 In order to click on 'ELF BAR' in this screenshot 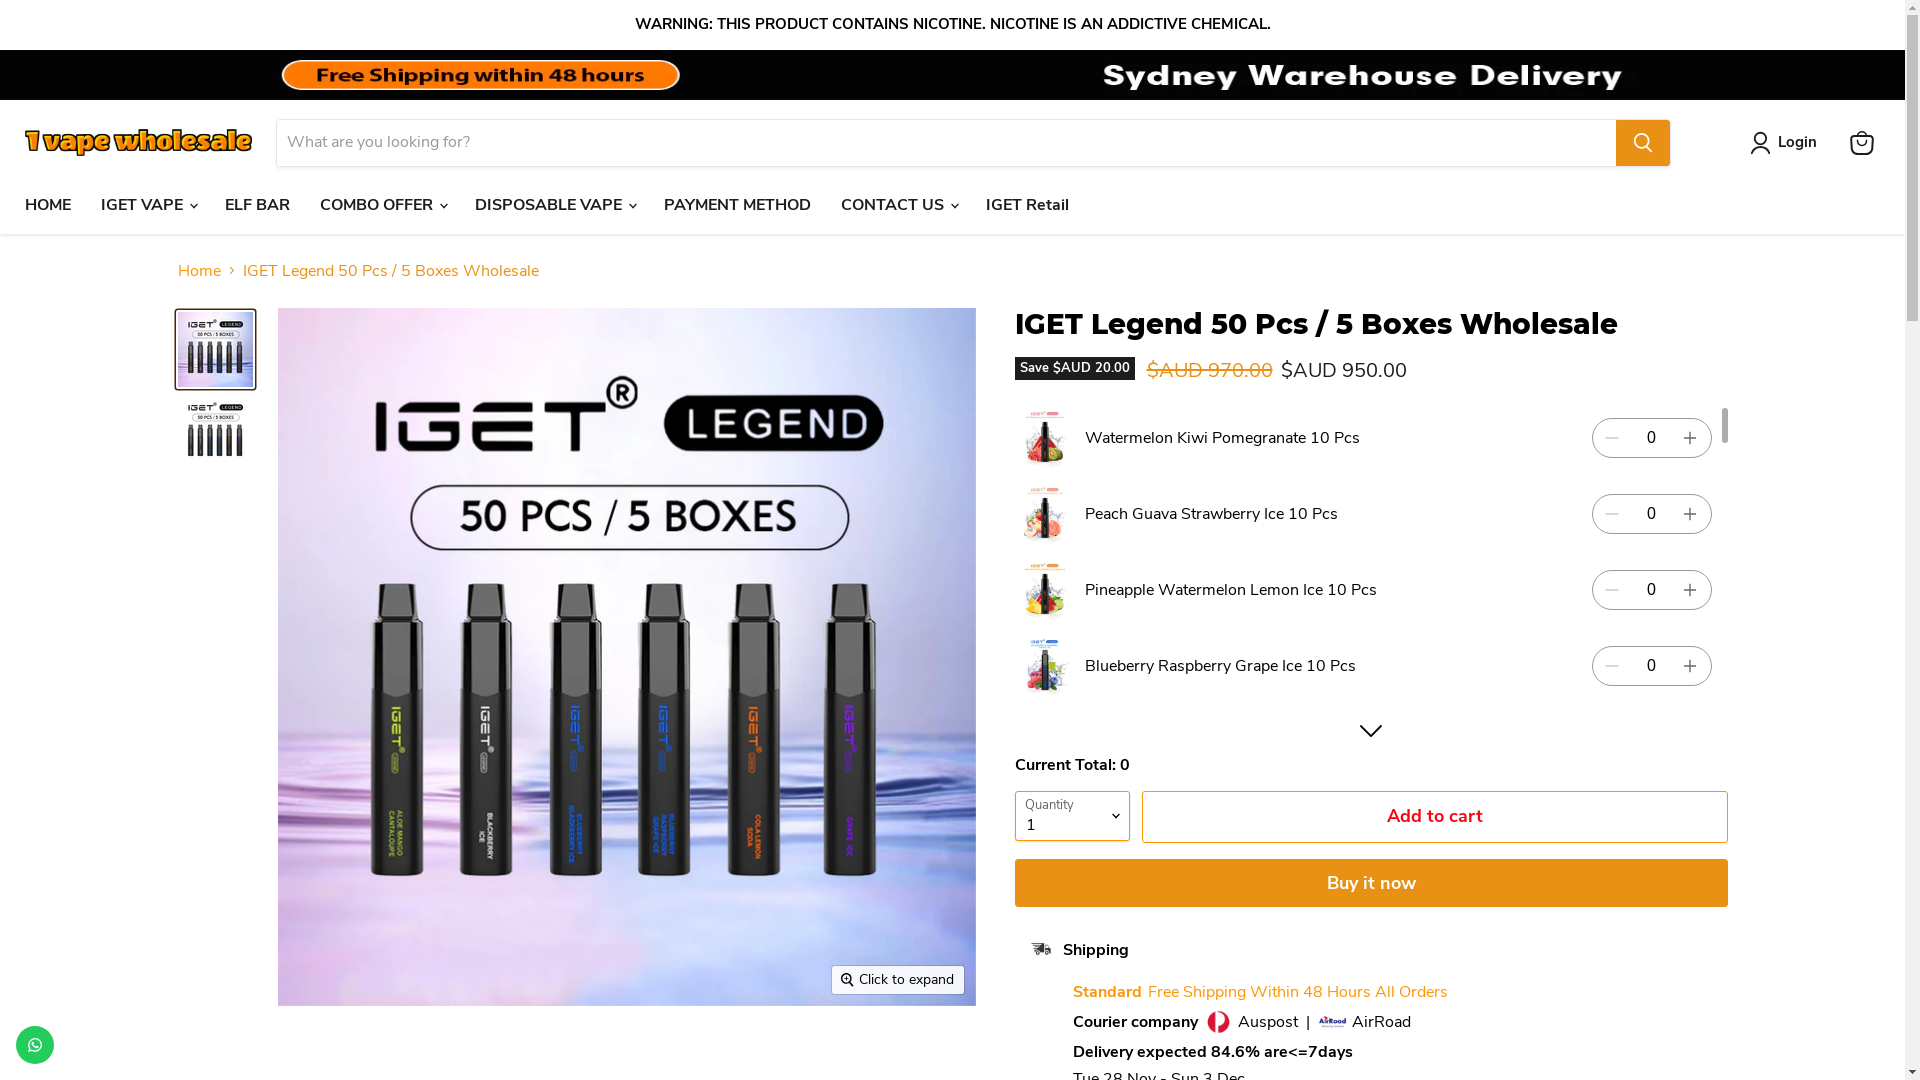, I will do `click(256, 204)`.